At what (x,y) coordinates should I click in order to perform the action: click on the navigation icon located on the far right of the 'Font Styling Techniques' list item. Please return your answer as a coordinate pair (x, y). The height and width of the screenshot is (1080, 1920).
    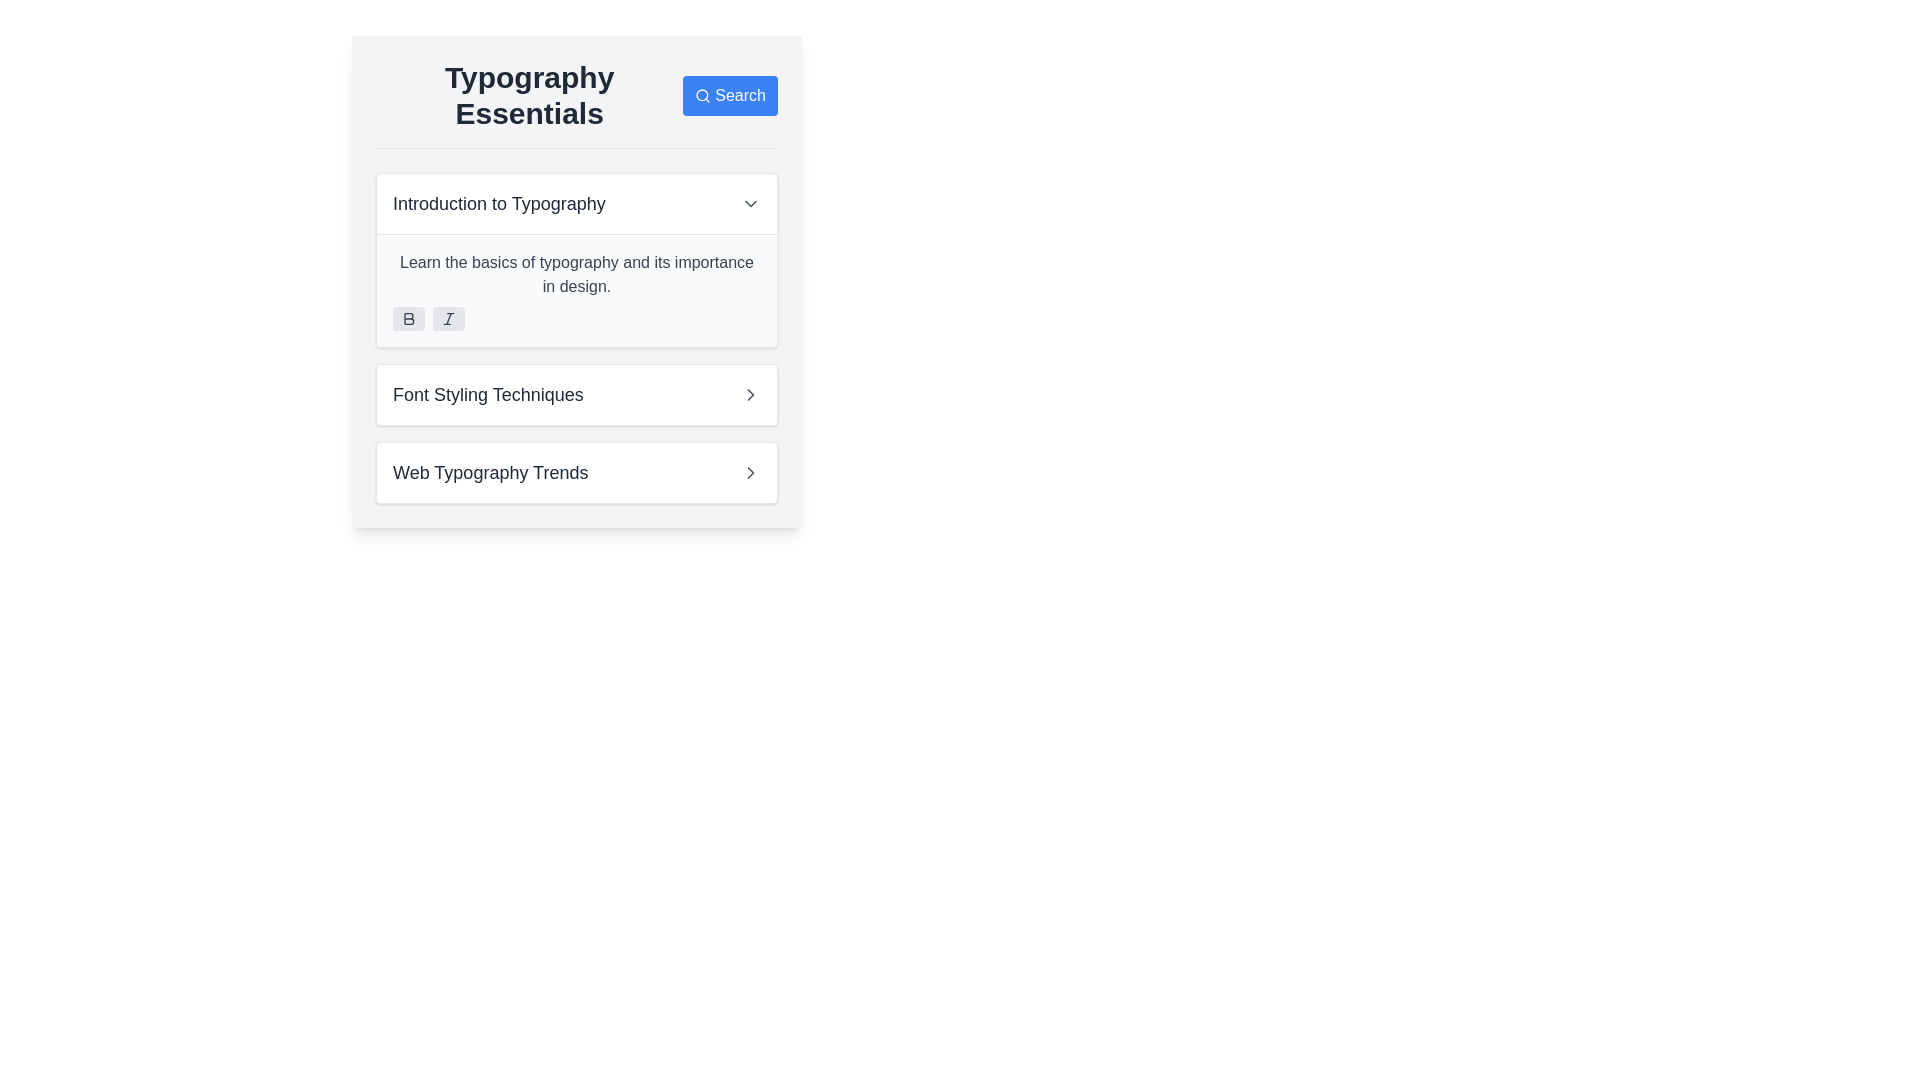
    Looking at the image, I should click on (749, 394).